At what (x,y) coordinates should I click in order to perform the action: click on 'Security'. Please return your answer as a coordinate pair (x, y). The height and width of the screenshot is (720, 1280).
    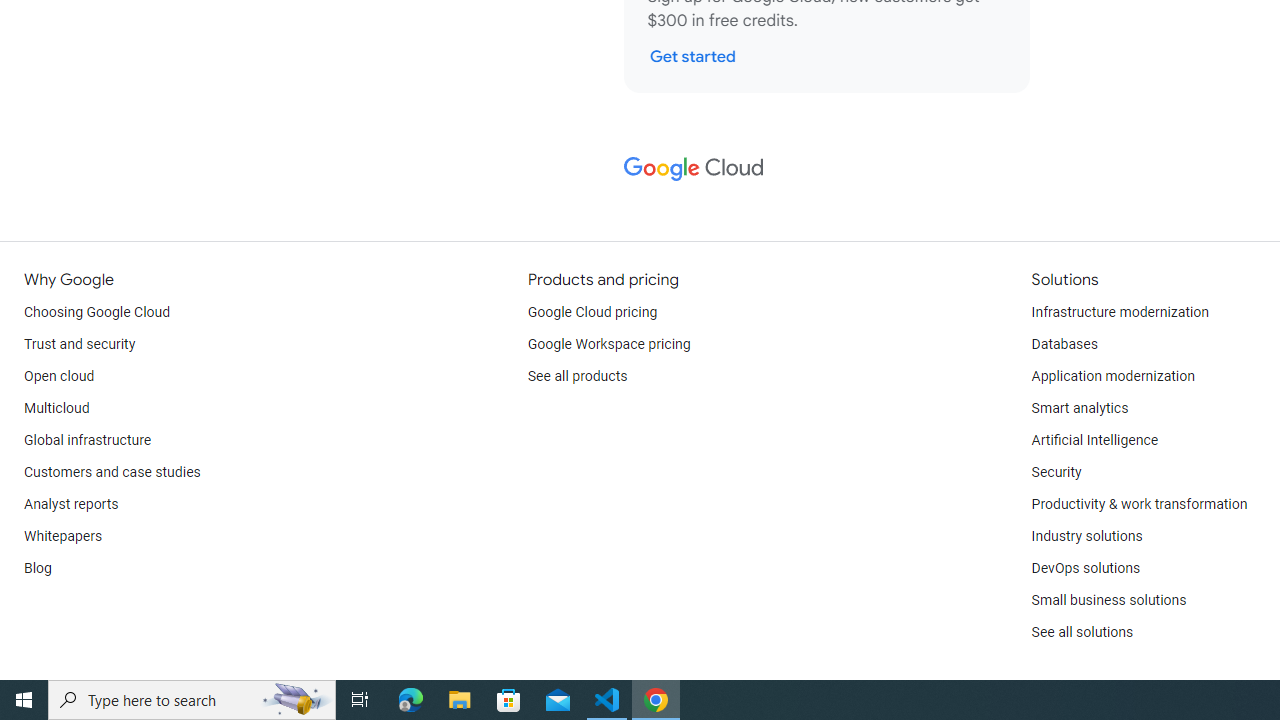
    Looking at the image, I should click on (1055, 473).